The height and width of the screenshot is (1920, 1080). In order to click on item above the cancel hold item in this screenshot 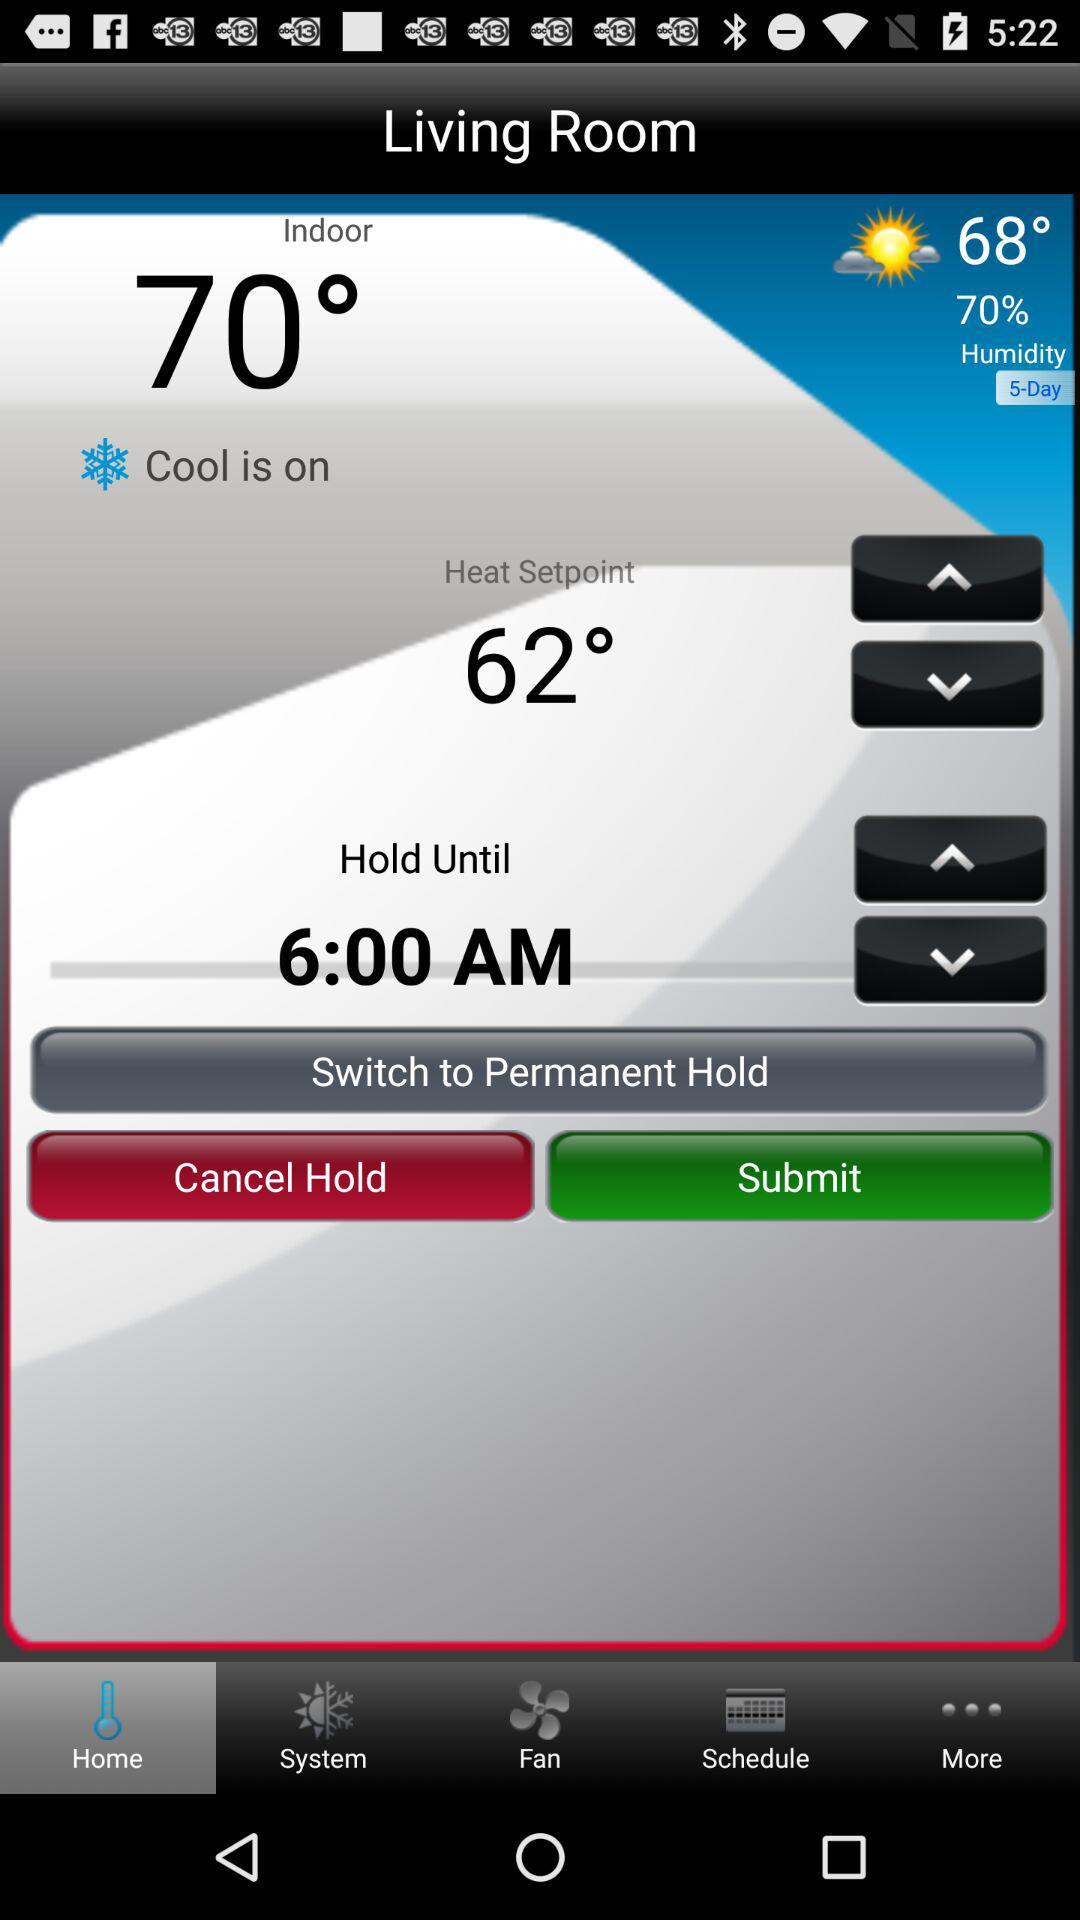, I will do `click(540, 1069)`.